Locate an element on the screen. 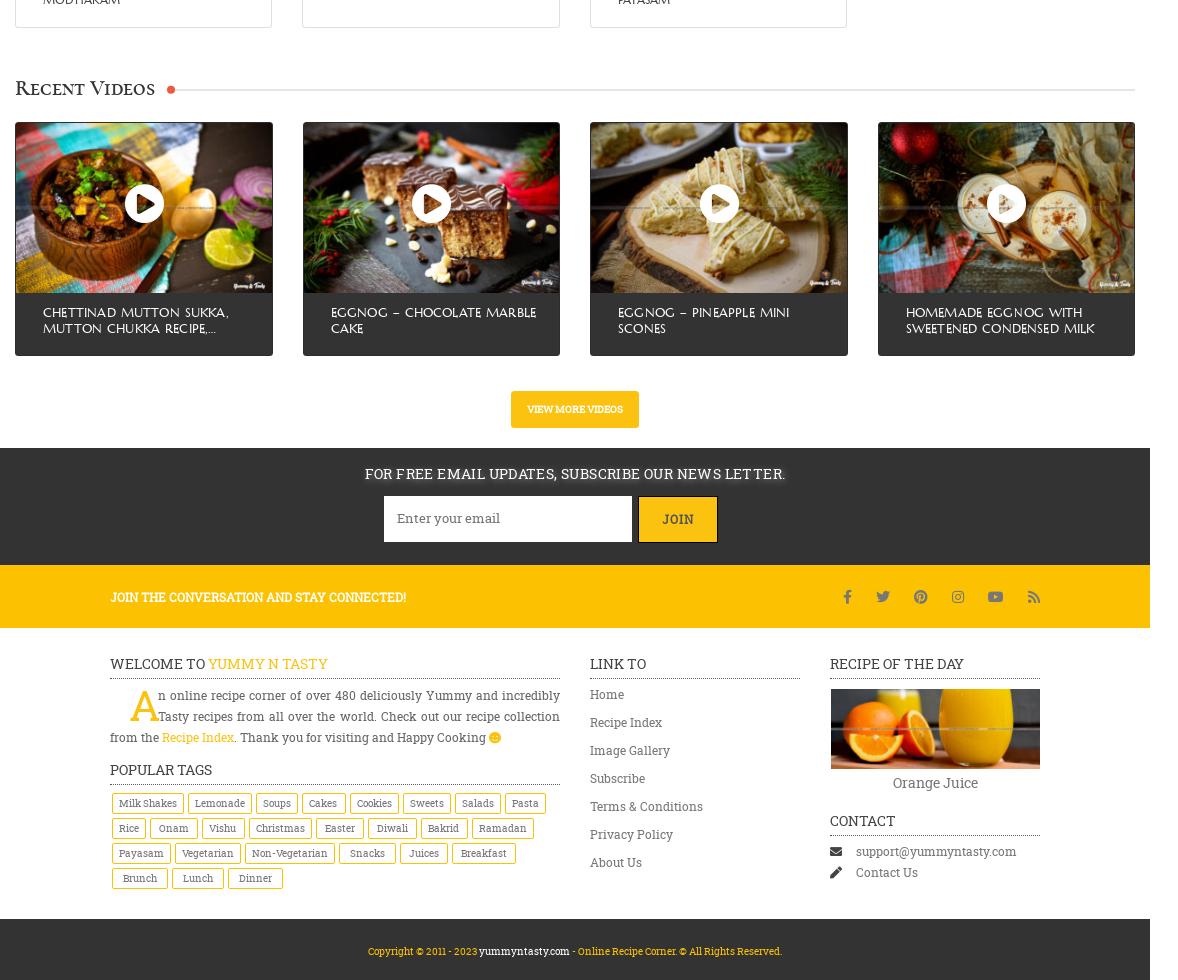 This screenshot has width=1178, height=980. 'support@yummyntasty.com' is located at coordinates (936, 849).